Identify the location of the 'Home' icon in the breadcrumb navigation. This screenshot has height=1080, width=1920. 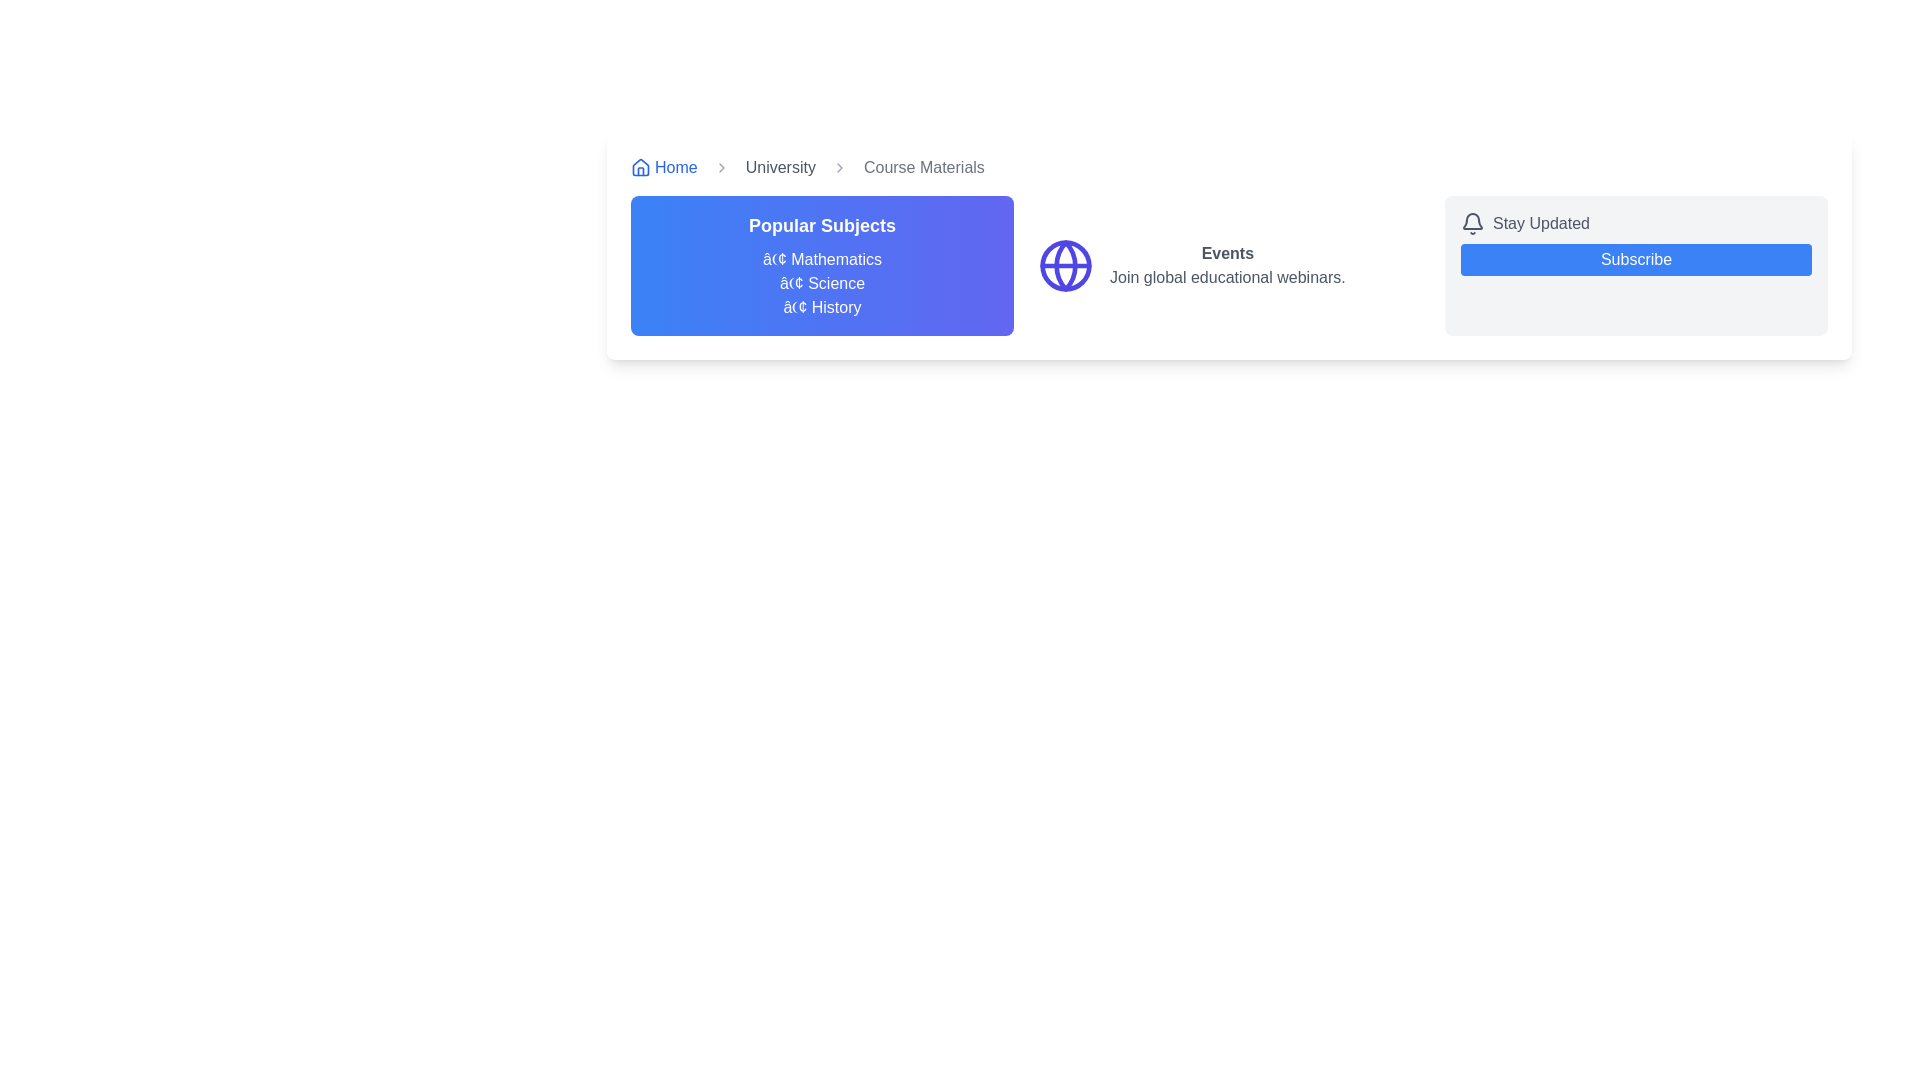
(641, 167).